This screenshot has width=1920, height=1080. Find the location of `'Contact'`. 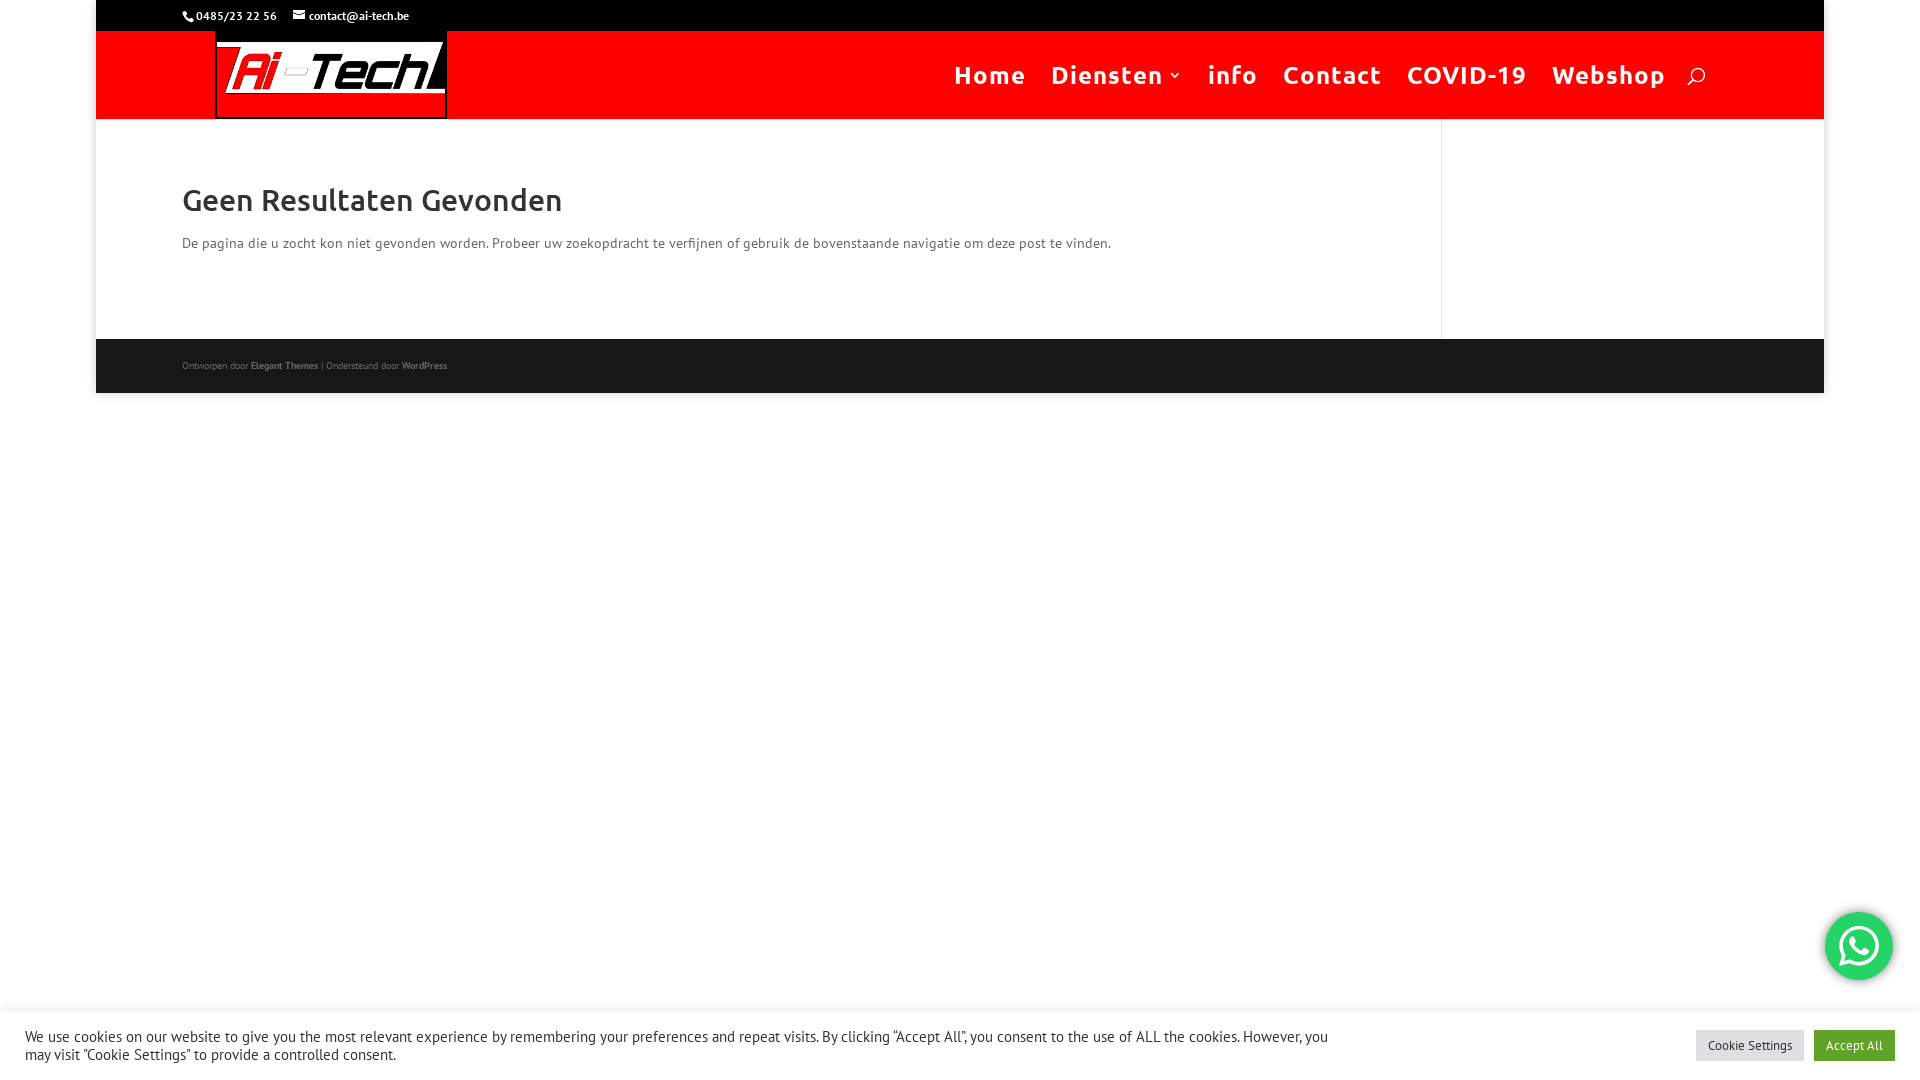

'Contact' is located at coordinates (1282, 93).